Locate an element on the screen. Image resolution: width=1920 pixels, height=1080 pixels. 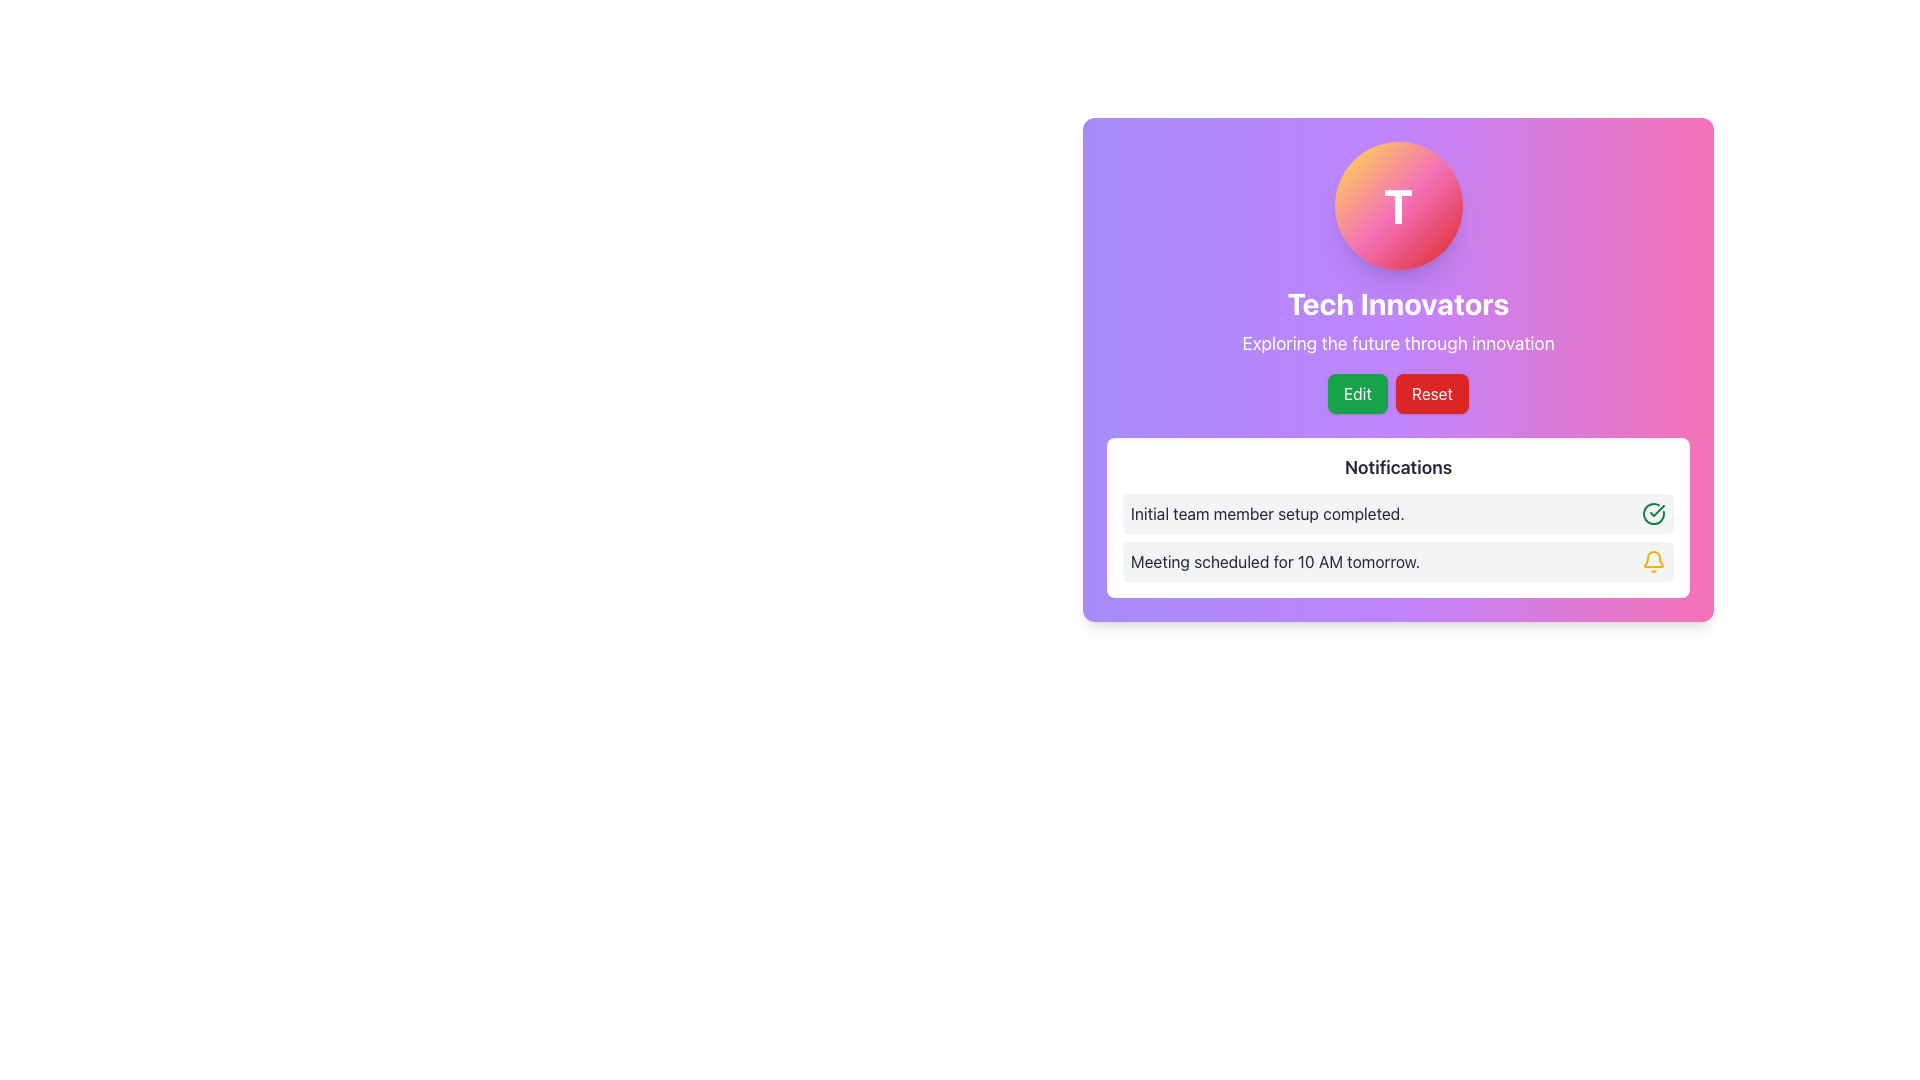
the yellow bell icon, which is the last item in the second notification row under the 'Notifications' heading is located at coordinates (1654, 559).